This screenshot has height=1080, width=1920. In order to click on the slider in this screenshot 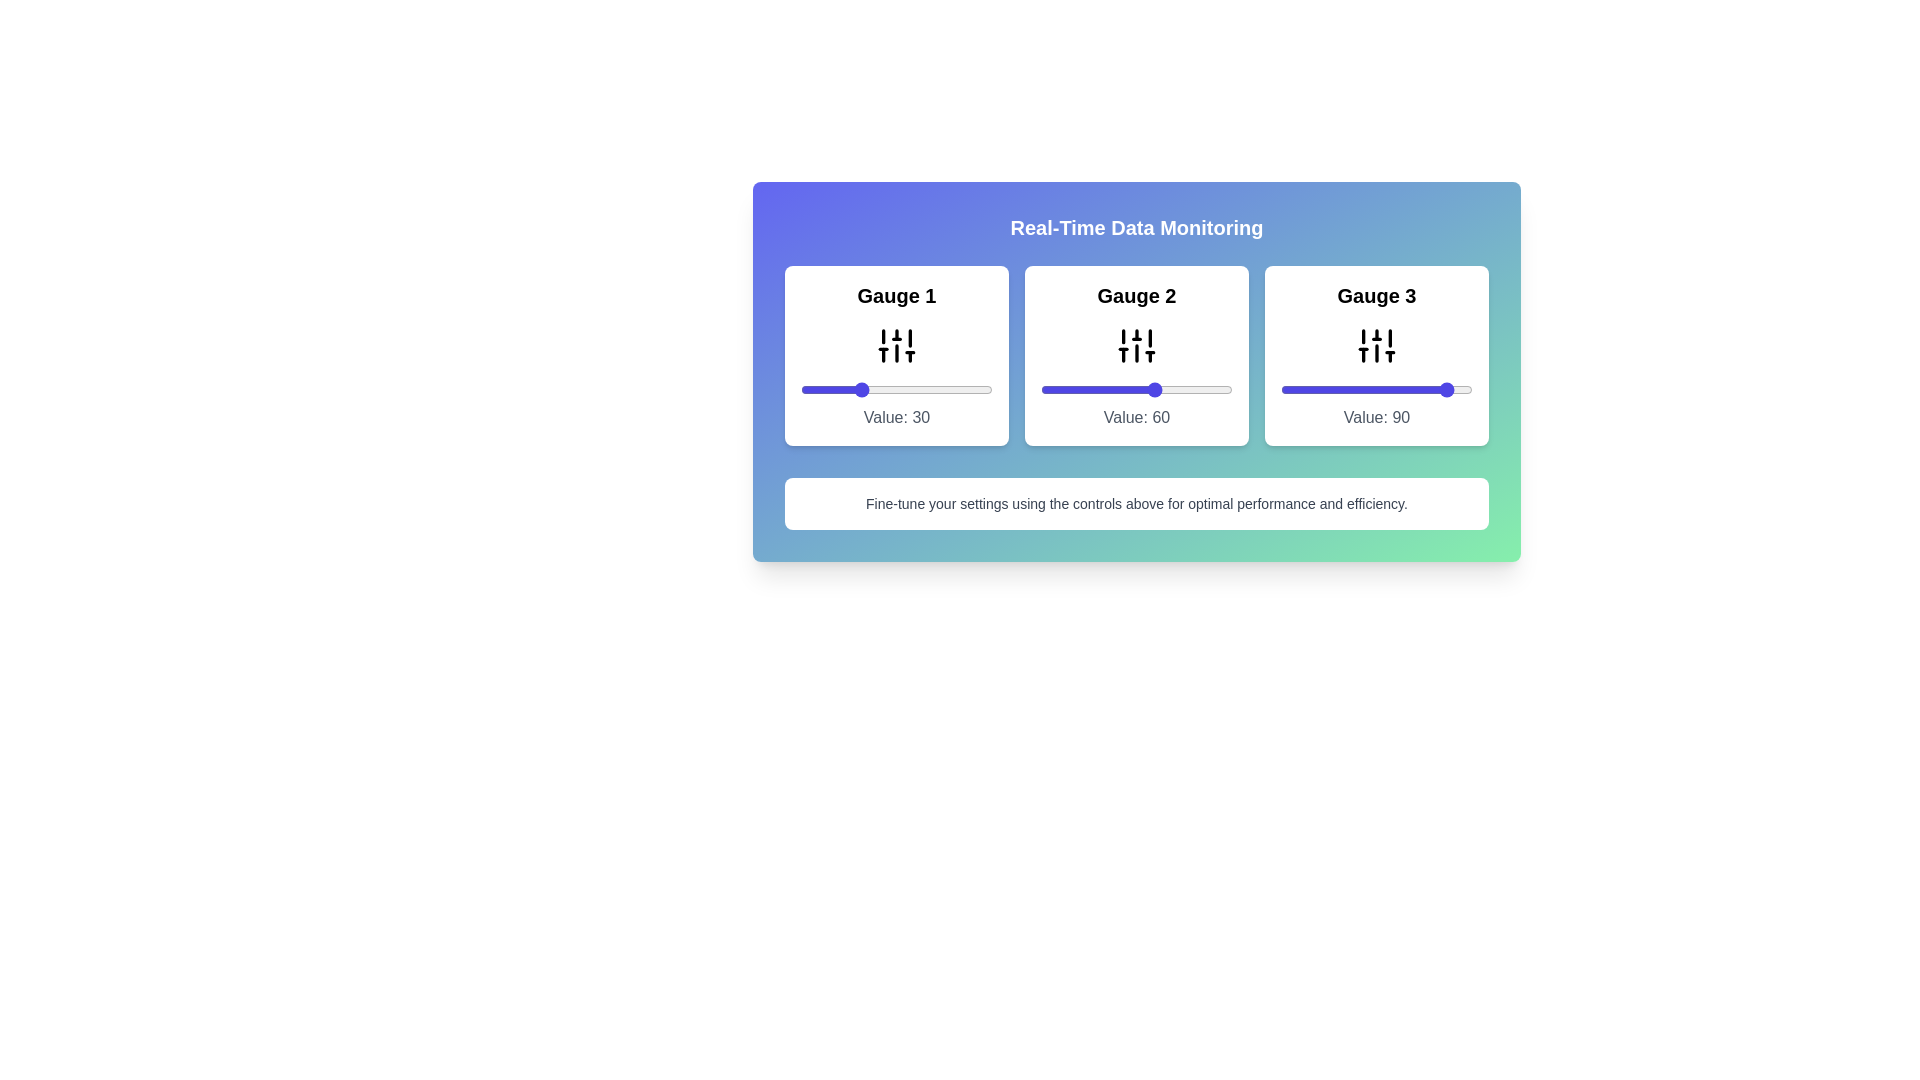, I will do `click(1109, 389)`.